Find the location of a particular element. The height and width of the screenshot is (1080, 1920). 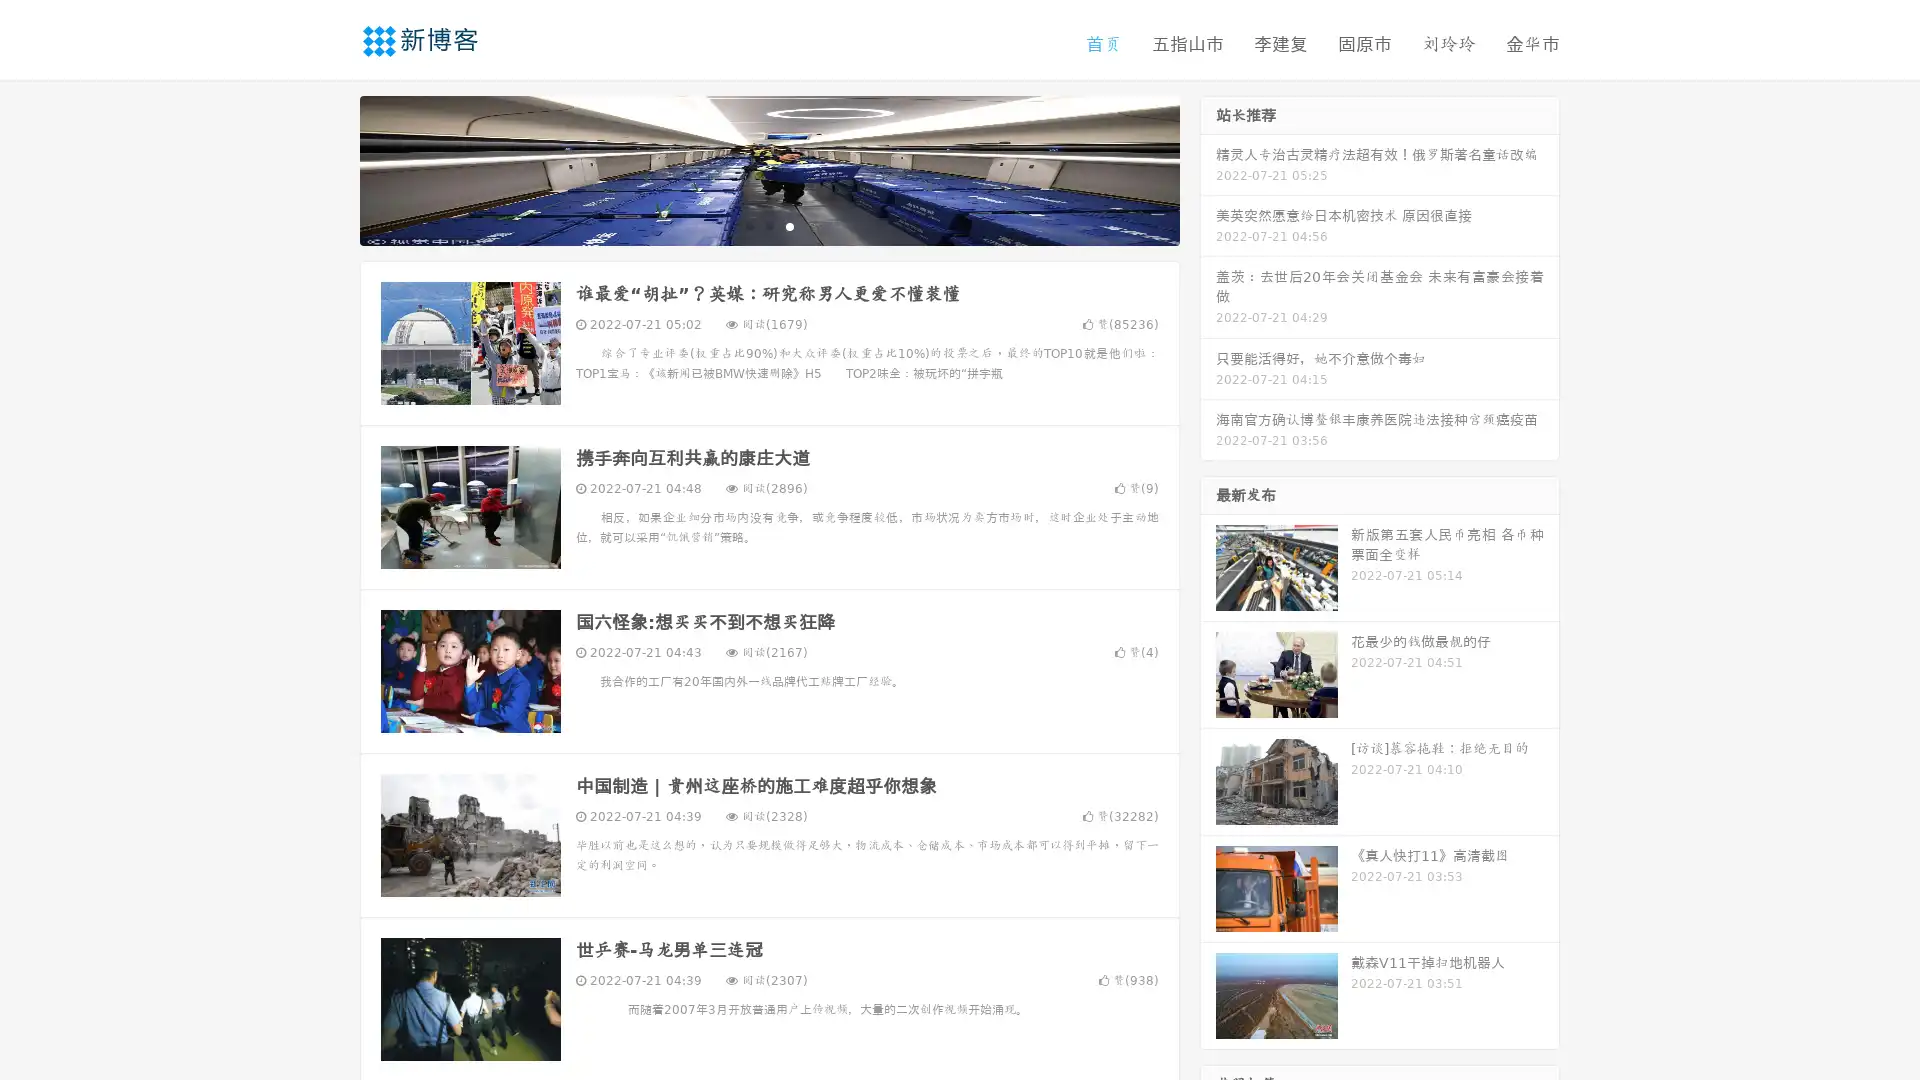

Go to slide 3 is located at coordinates (789, 225).